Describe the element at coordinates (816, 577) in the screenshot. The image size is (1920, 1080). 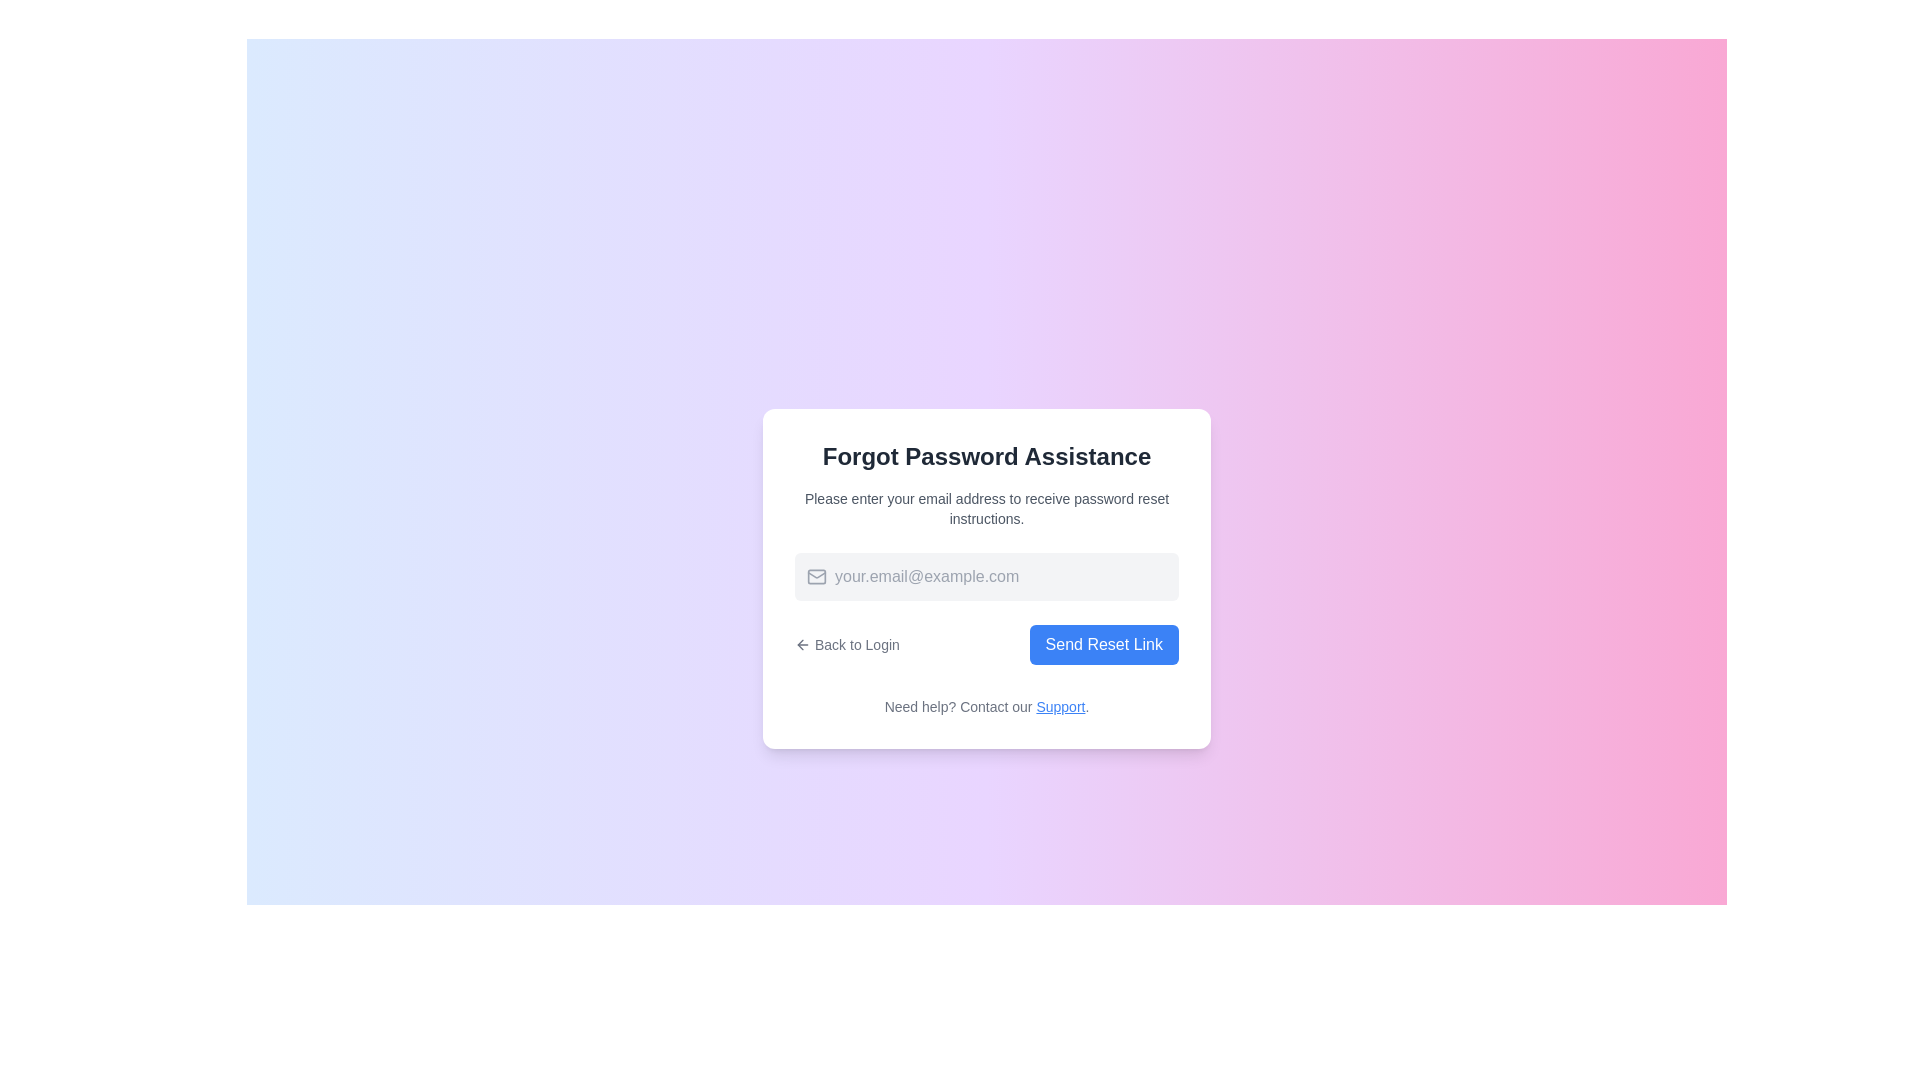
I see `the envelope icon located within the email input field, which is positioned to the left of the placeholder text 'your.email@example.com'` at that location.